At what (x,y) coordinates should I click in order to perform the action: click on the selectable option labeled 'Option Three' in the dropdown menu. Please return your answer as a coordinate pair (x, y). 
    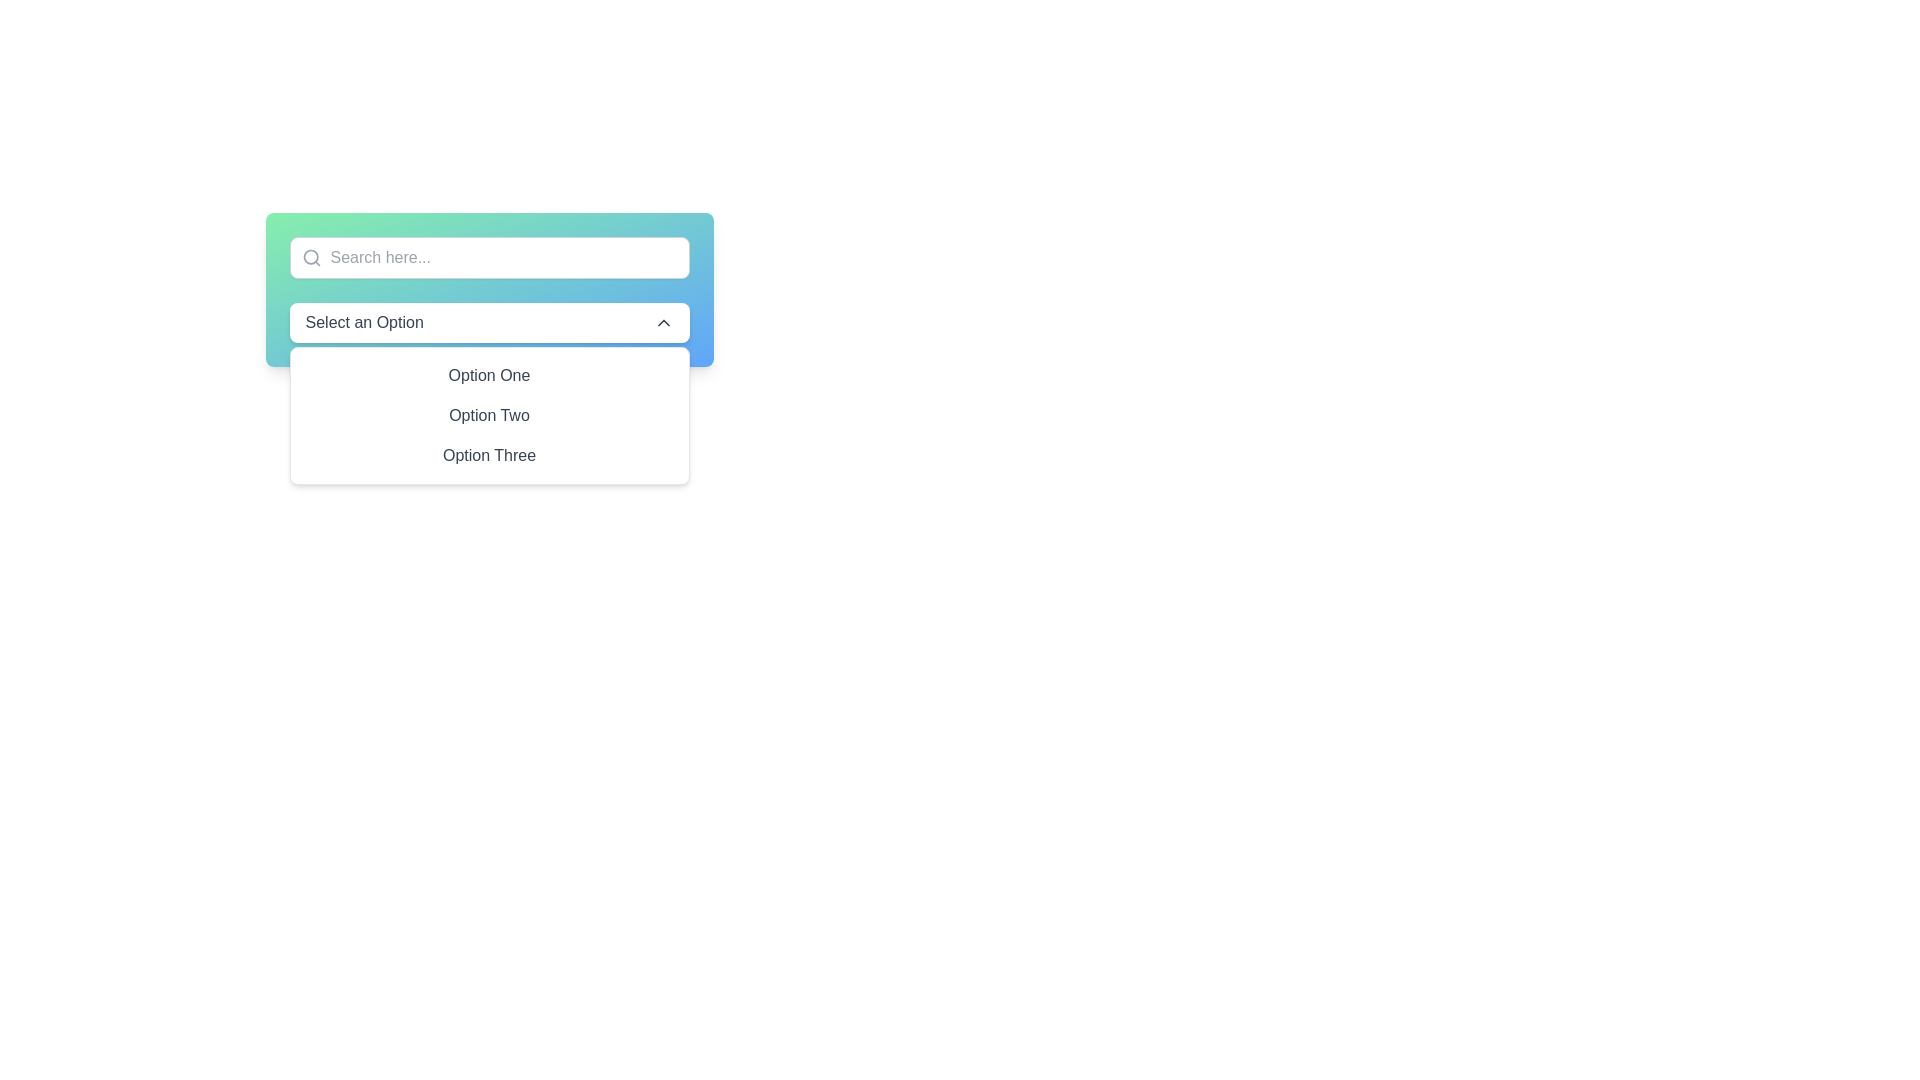
    Looking at the image, I should click on (489, 455).